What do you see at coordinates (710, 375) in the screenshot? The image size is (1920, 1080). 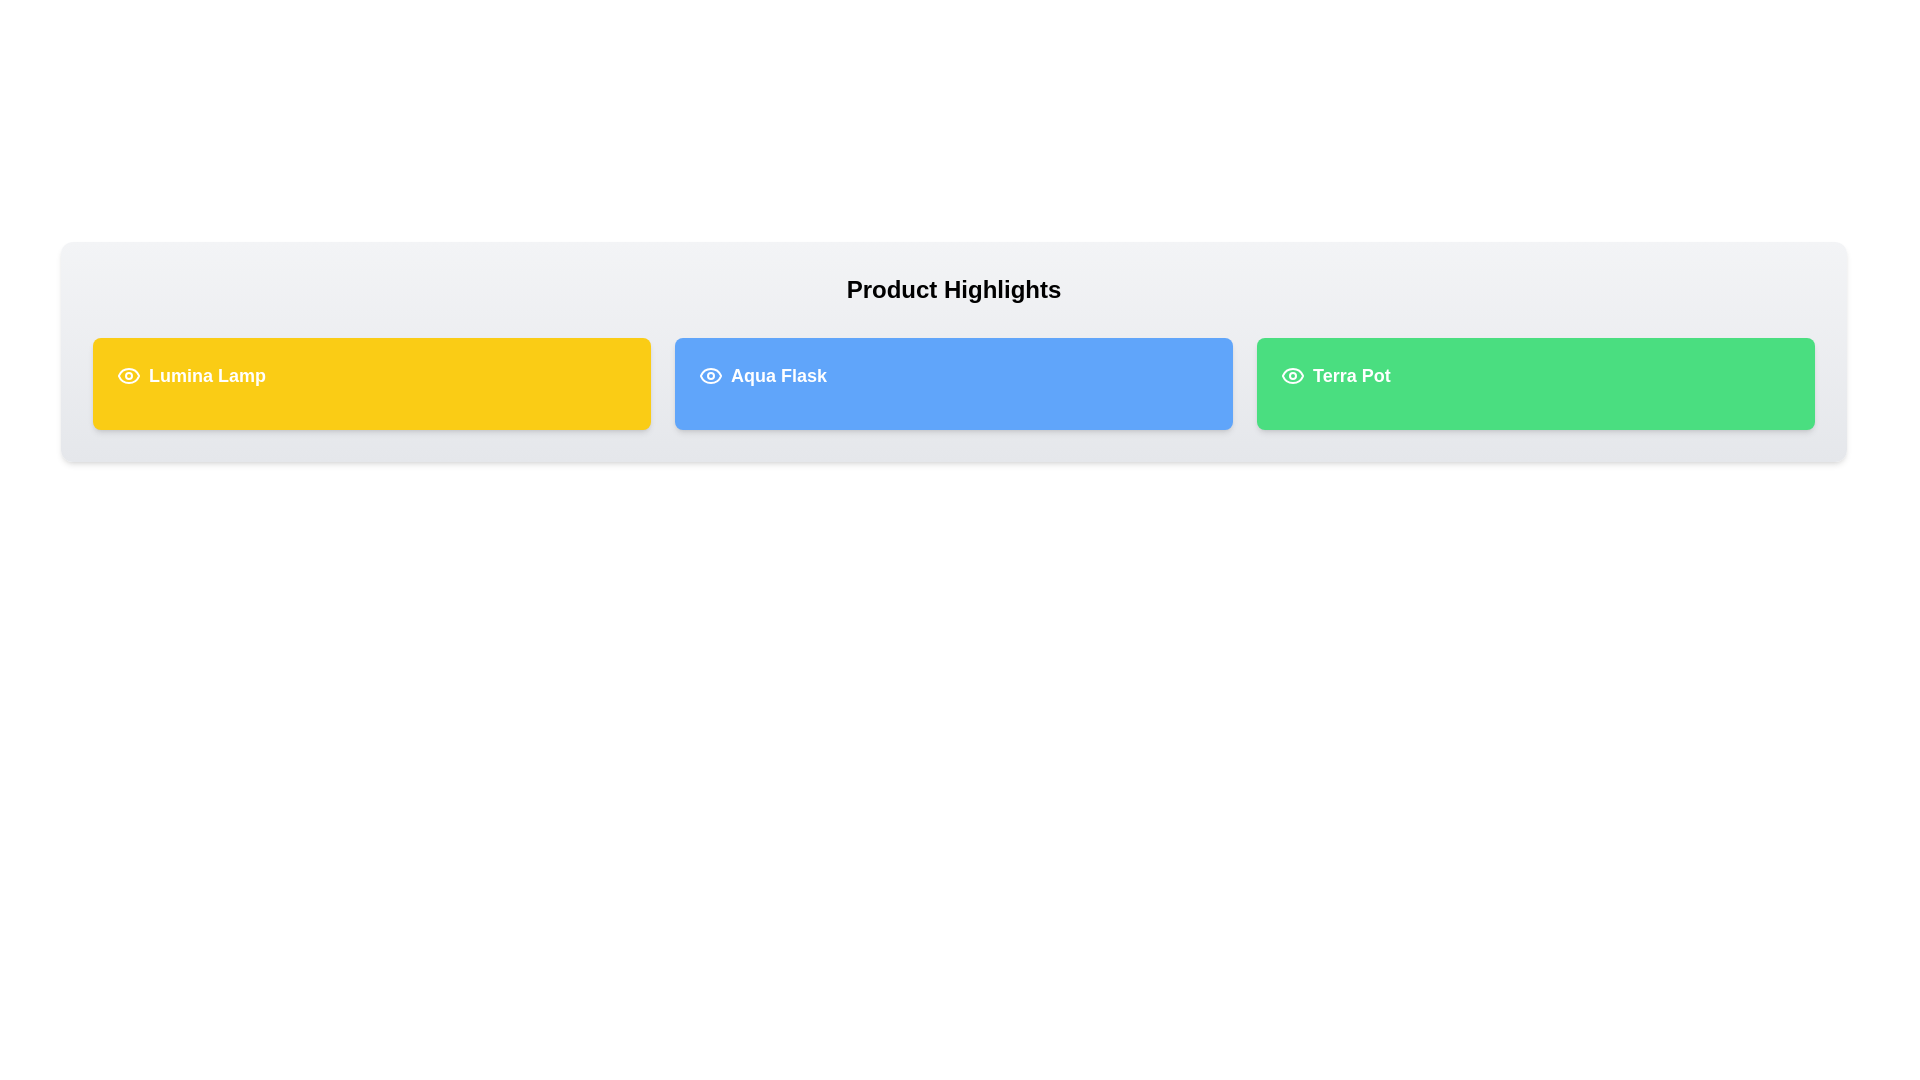 I see `the eye-shaped icon with a white rounded outline and circular detail, located on a blue background next to the 'Aqua Flask' text` at bounding box center [710, 375].